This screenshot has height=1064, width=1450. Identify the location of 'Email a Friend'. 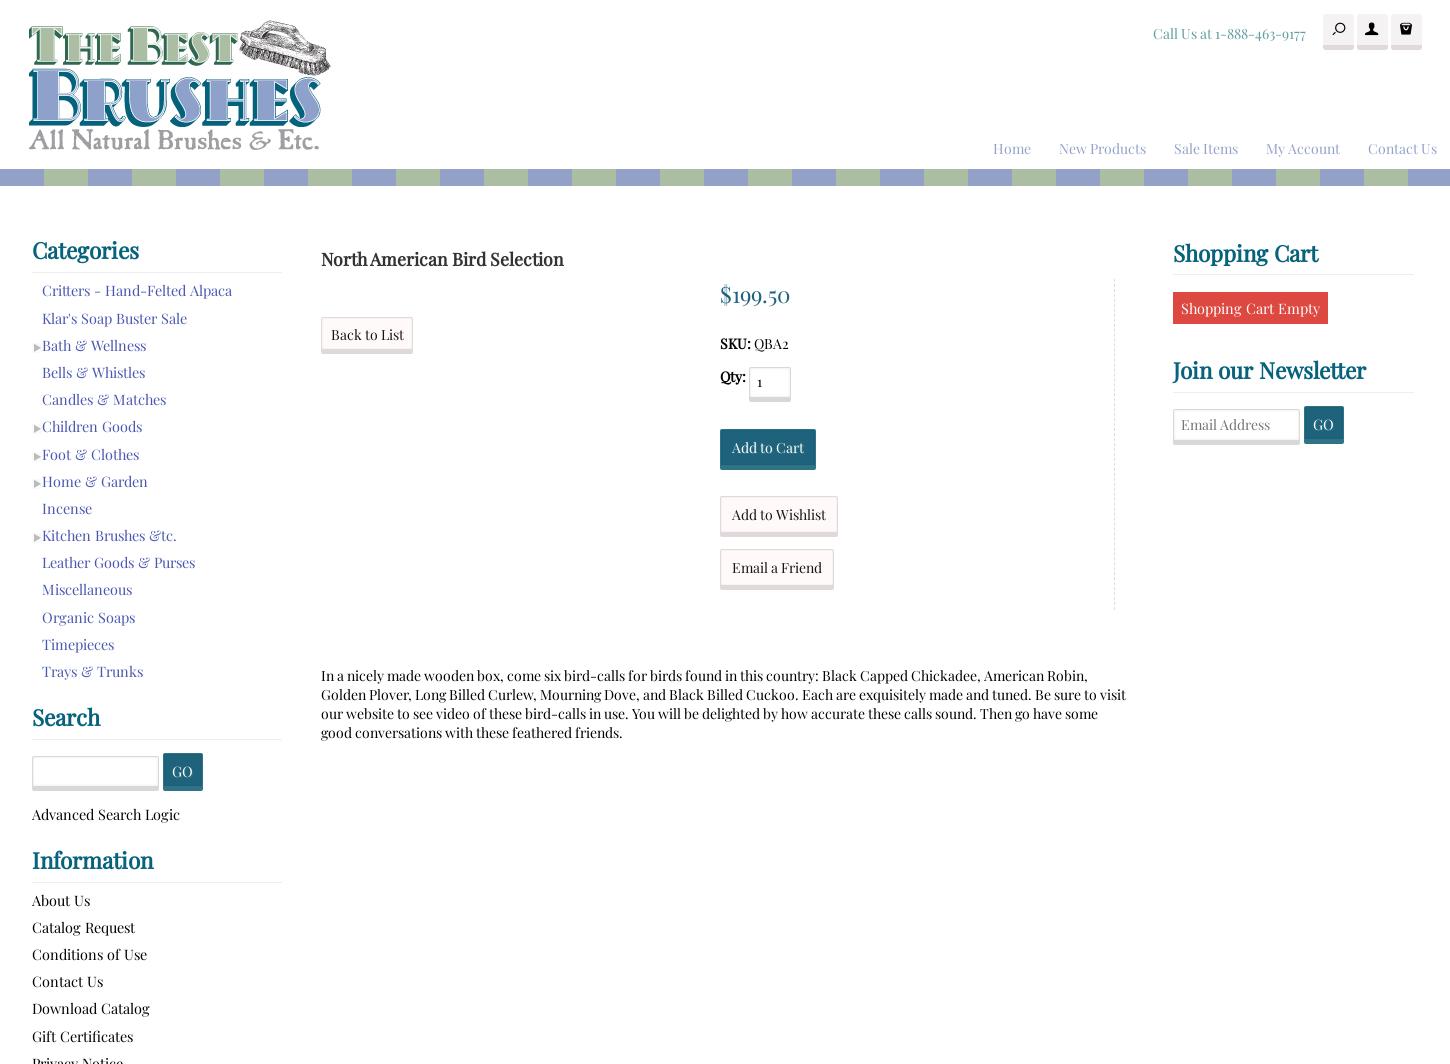
(777, 566).